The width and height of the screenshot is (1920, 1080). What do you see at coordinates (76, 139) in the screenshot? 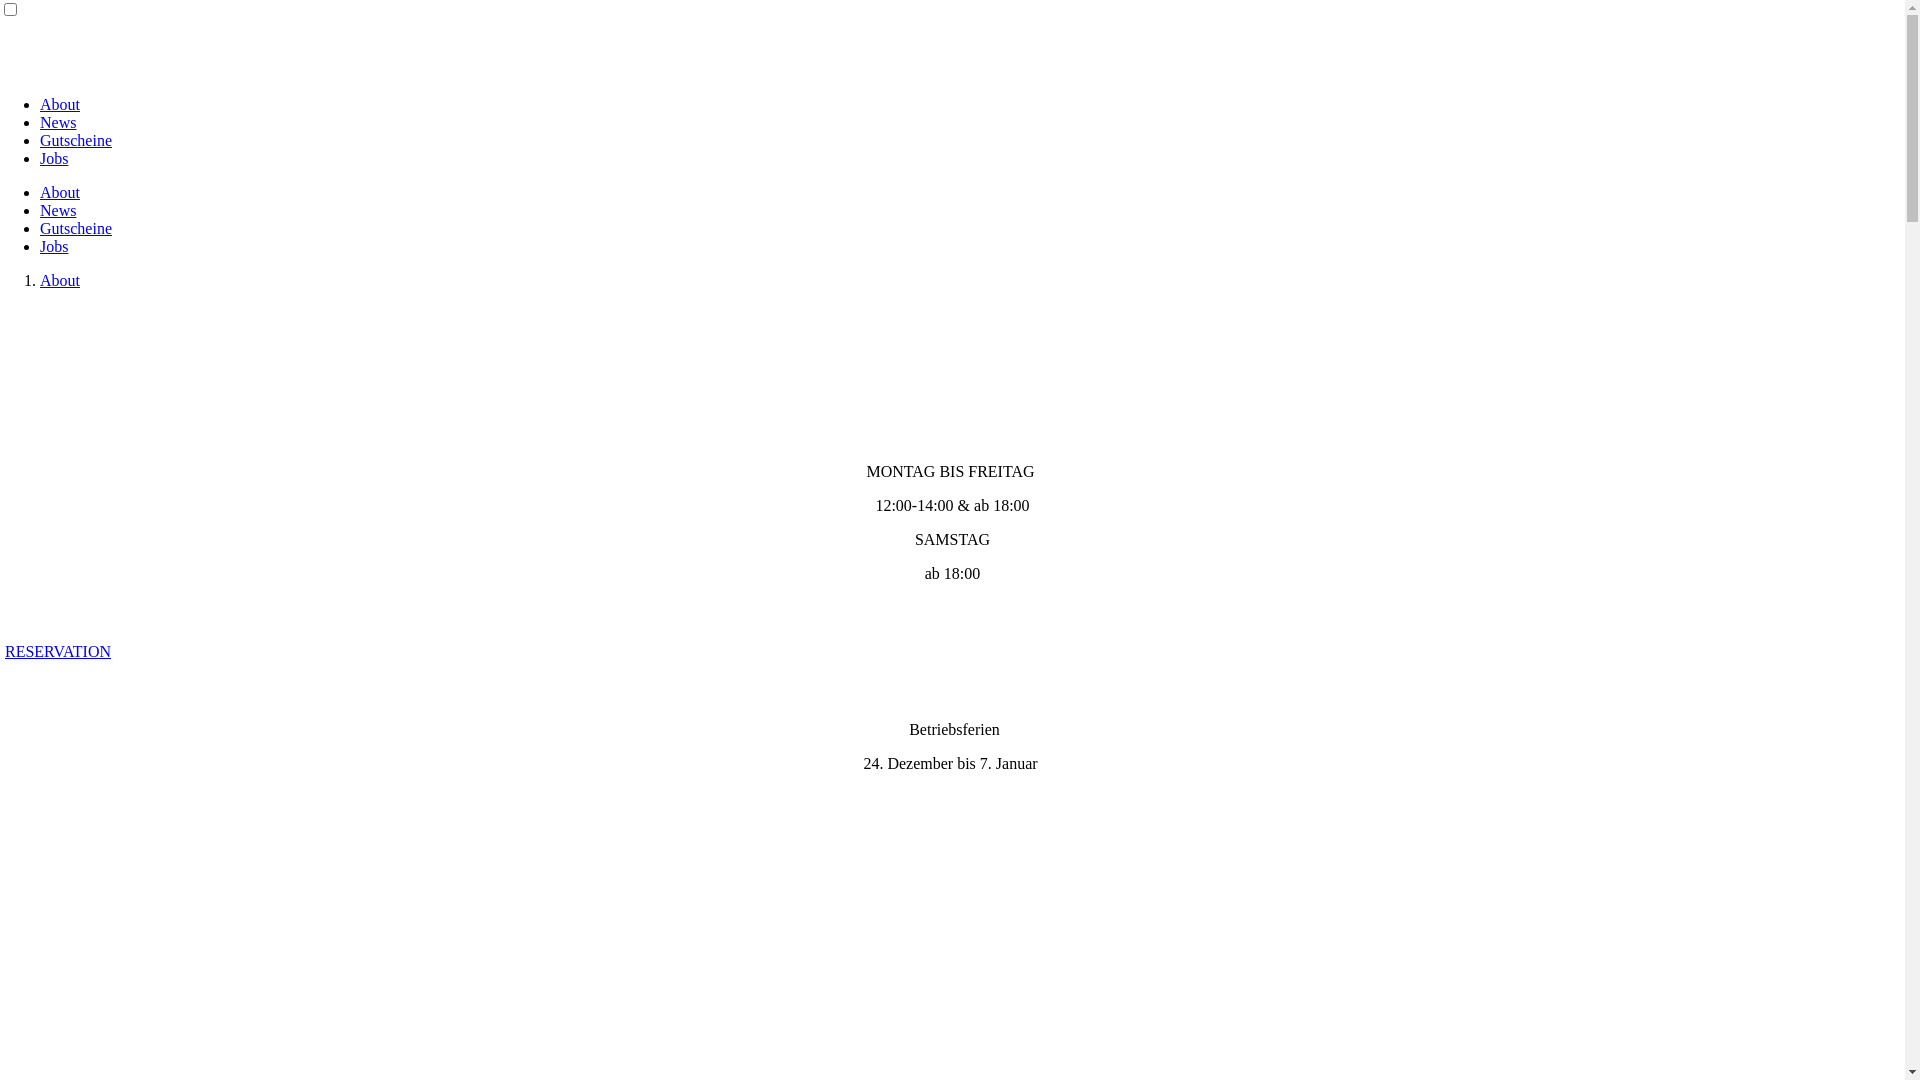
I see `'Gutscheine'` at bounding box center [76, 139].